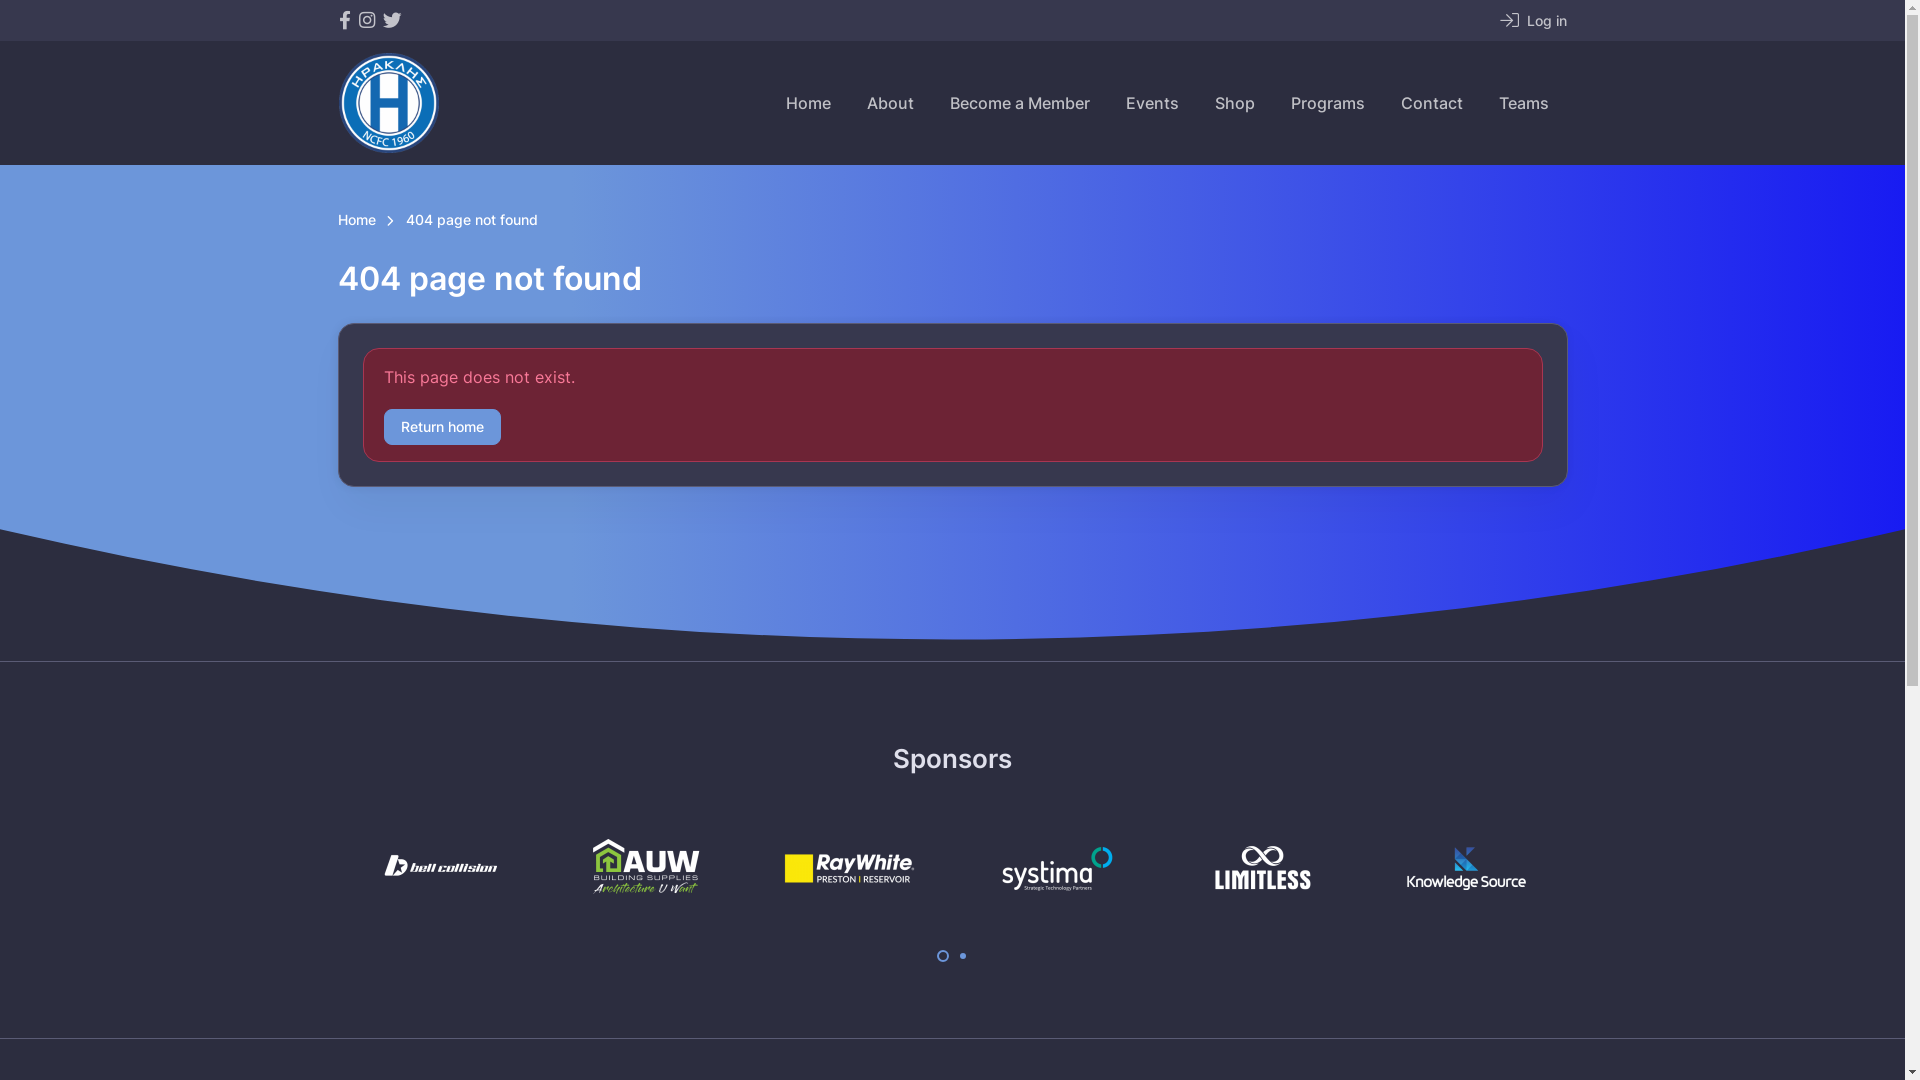 The height and width of the screenshot is (1080, 1920). What do you see at coordinates (1054, 867) in the screenshot?
I see `'Systima'` at bounding box center [1054, 867].